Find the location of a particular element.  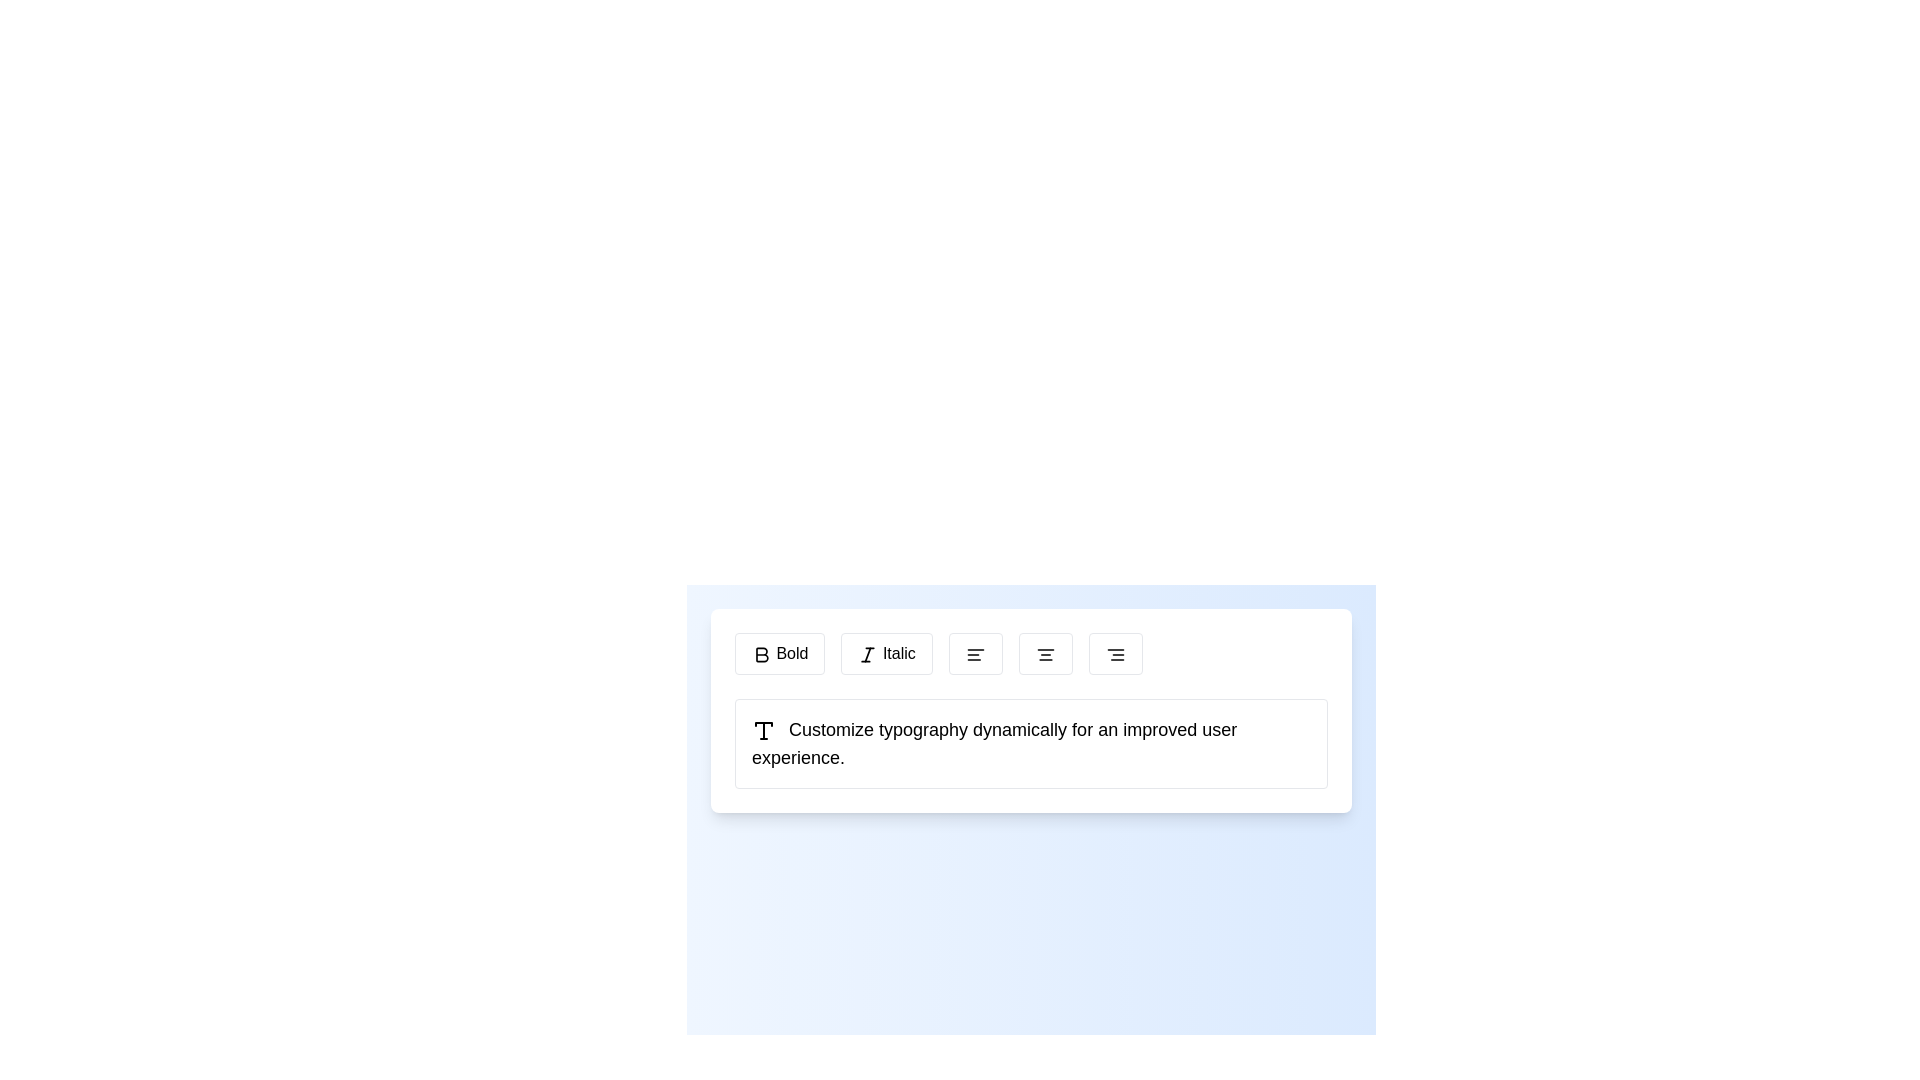

the third icon button for aligning text to the left, located above the text area under the label 'Customize typography dynamically for an improved user experience' is located at coordinates (975, 654).